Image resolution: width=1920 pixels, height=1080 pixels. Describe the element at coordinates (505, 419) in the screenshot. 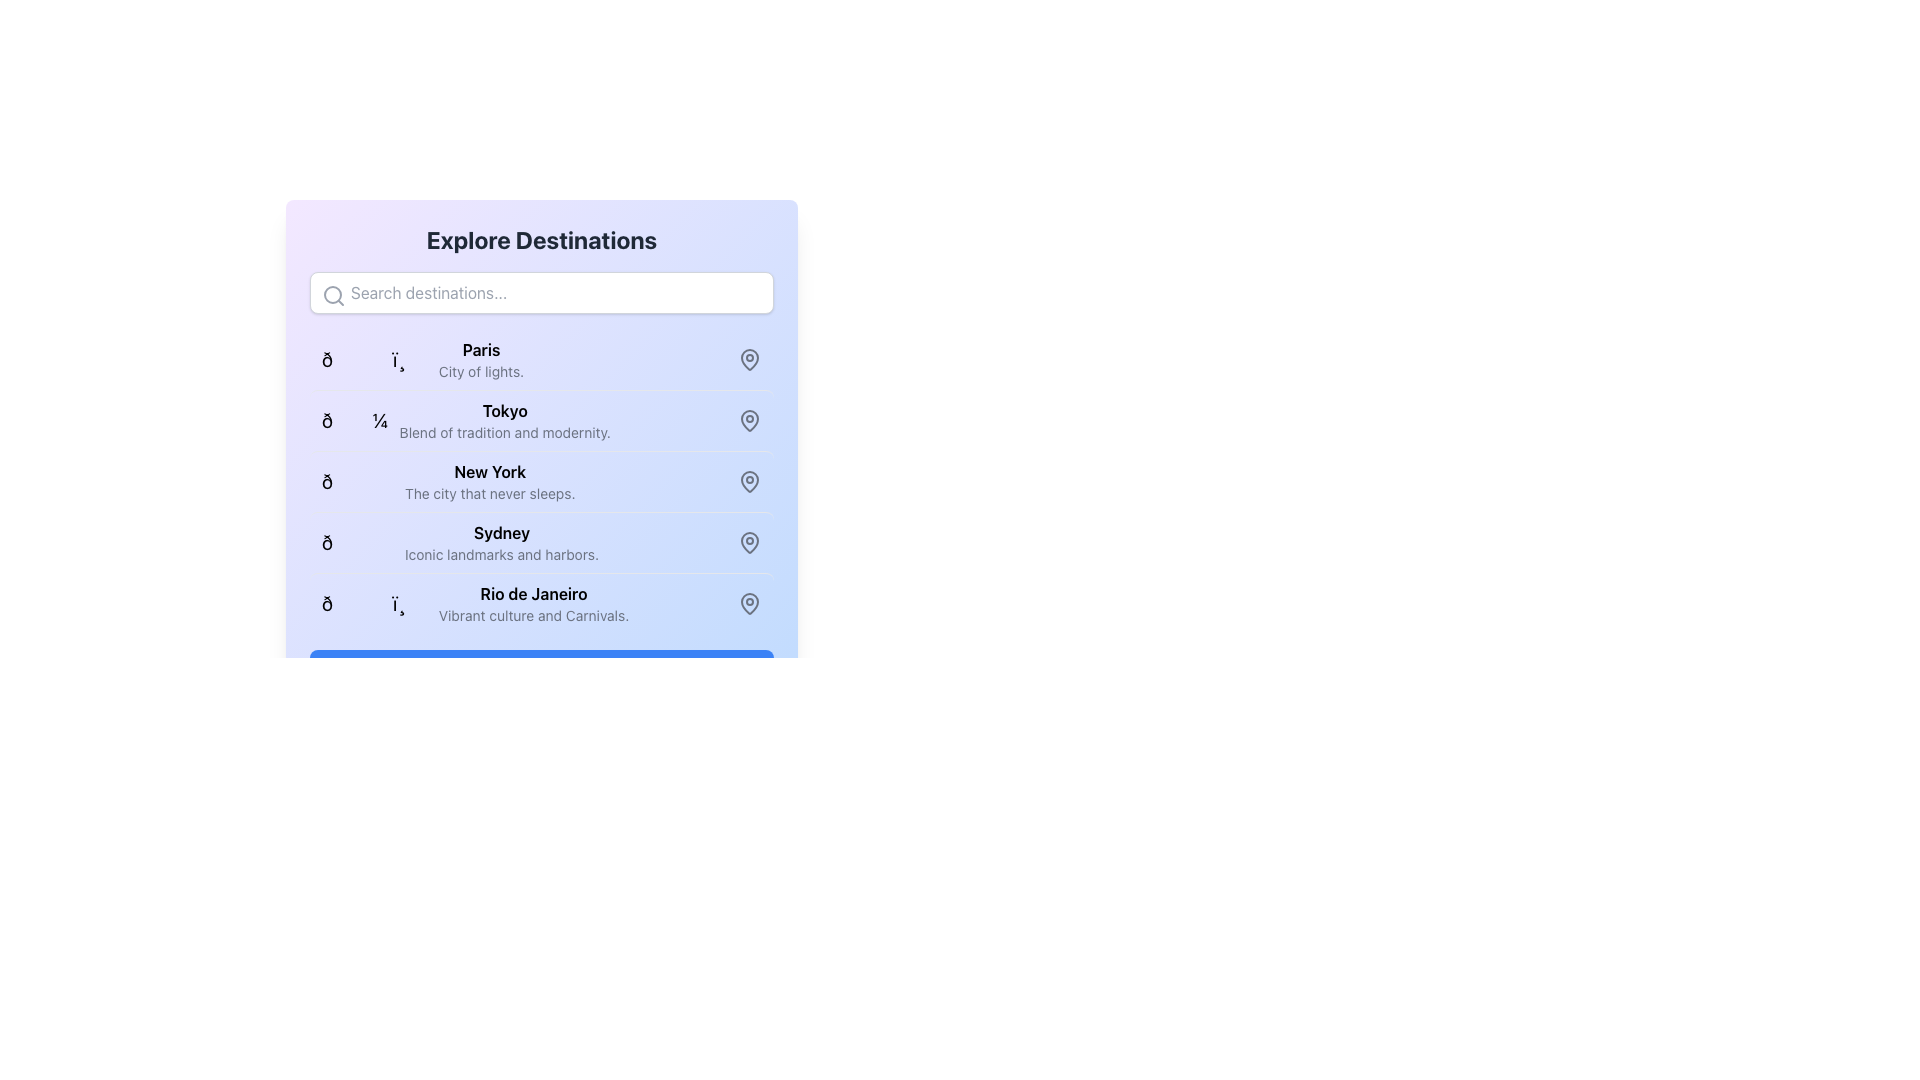

I see `text block containing 'Tokyo' in bold and 'Blend of tradition and modernity.' in smaller, gray-colored text, which is centered in a rectangular layout on the second row of the destinations list` at that location.